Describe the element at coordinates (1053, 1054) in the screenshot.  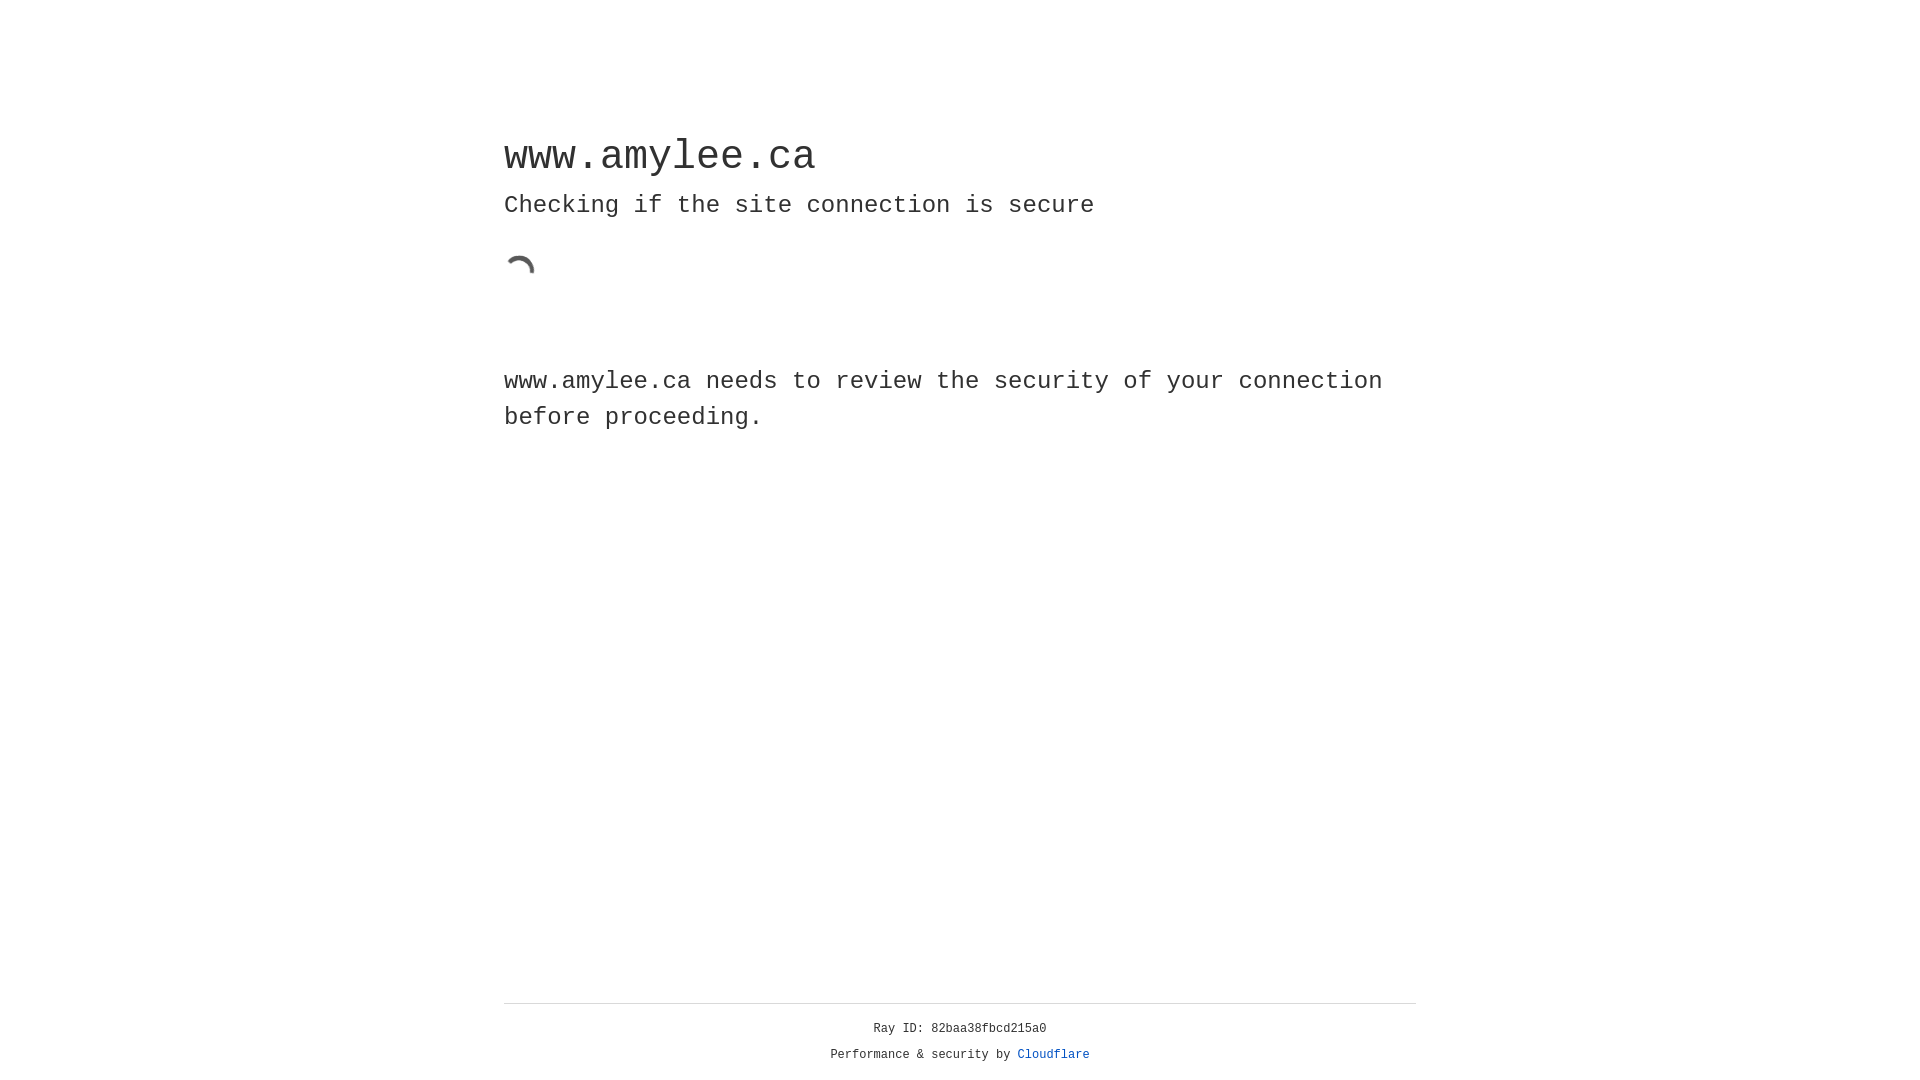
I see `'Cloudflare'` at that location.